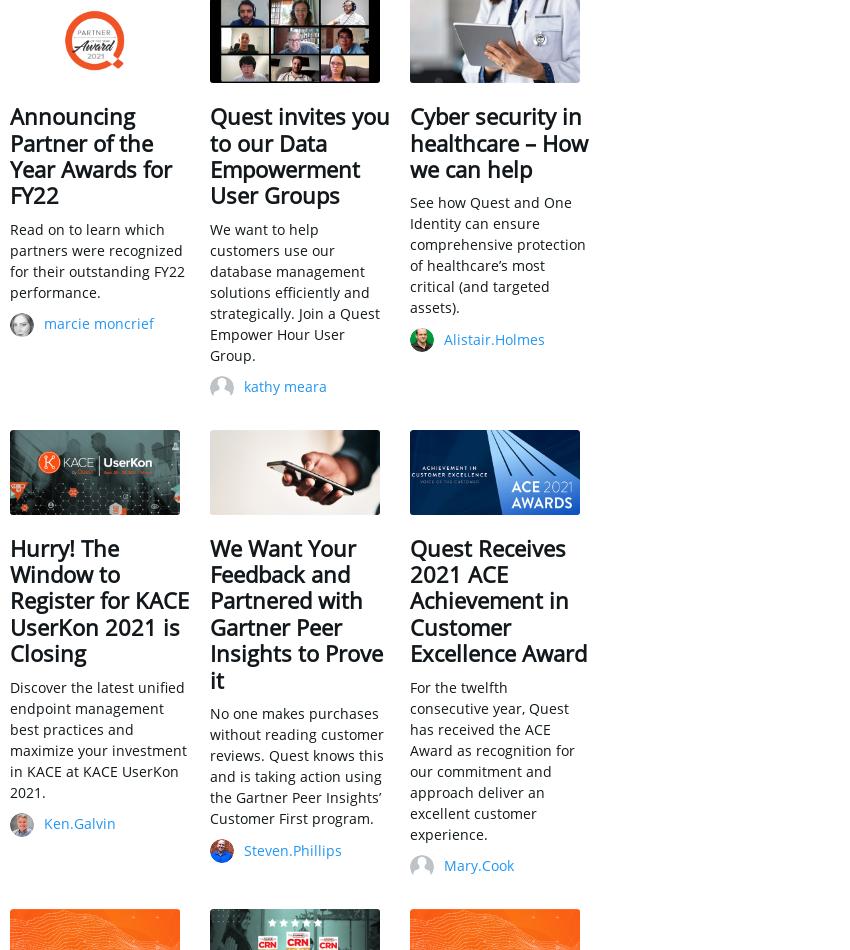 The height and width of the screenshot is (950, 850). Describe the element at coordinates (98, 600) in the screenshot. I see `'Hurry! The Window to Register for KACE UserKon 2021 is Closing'` at that location.